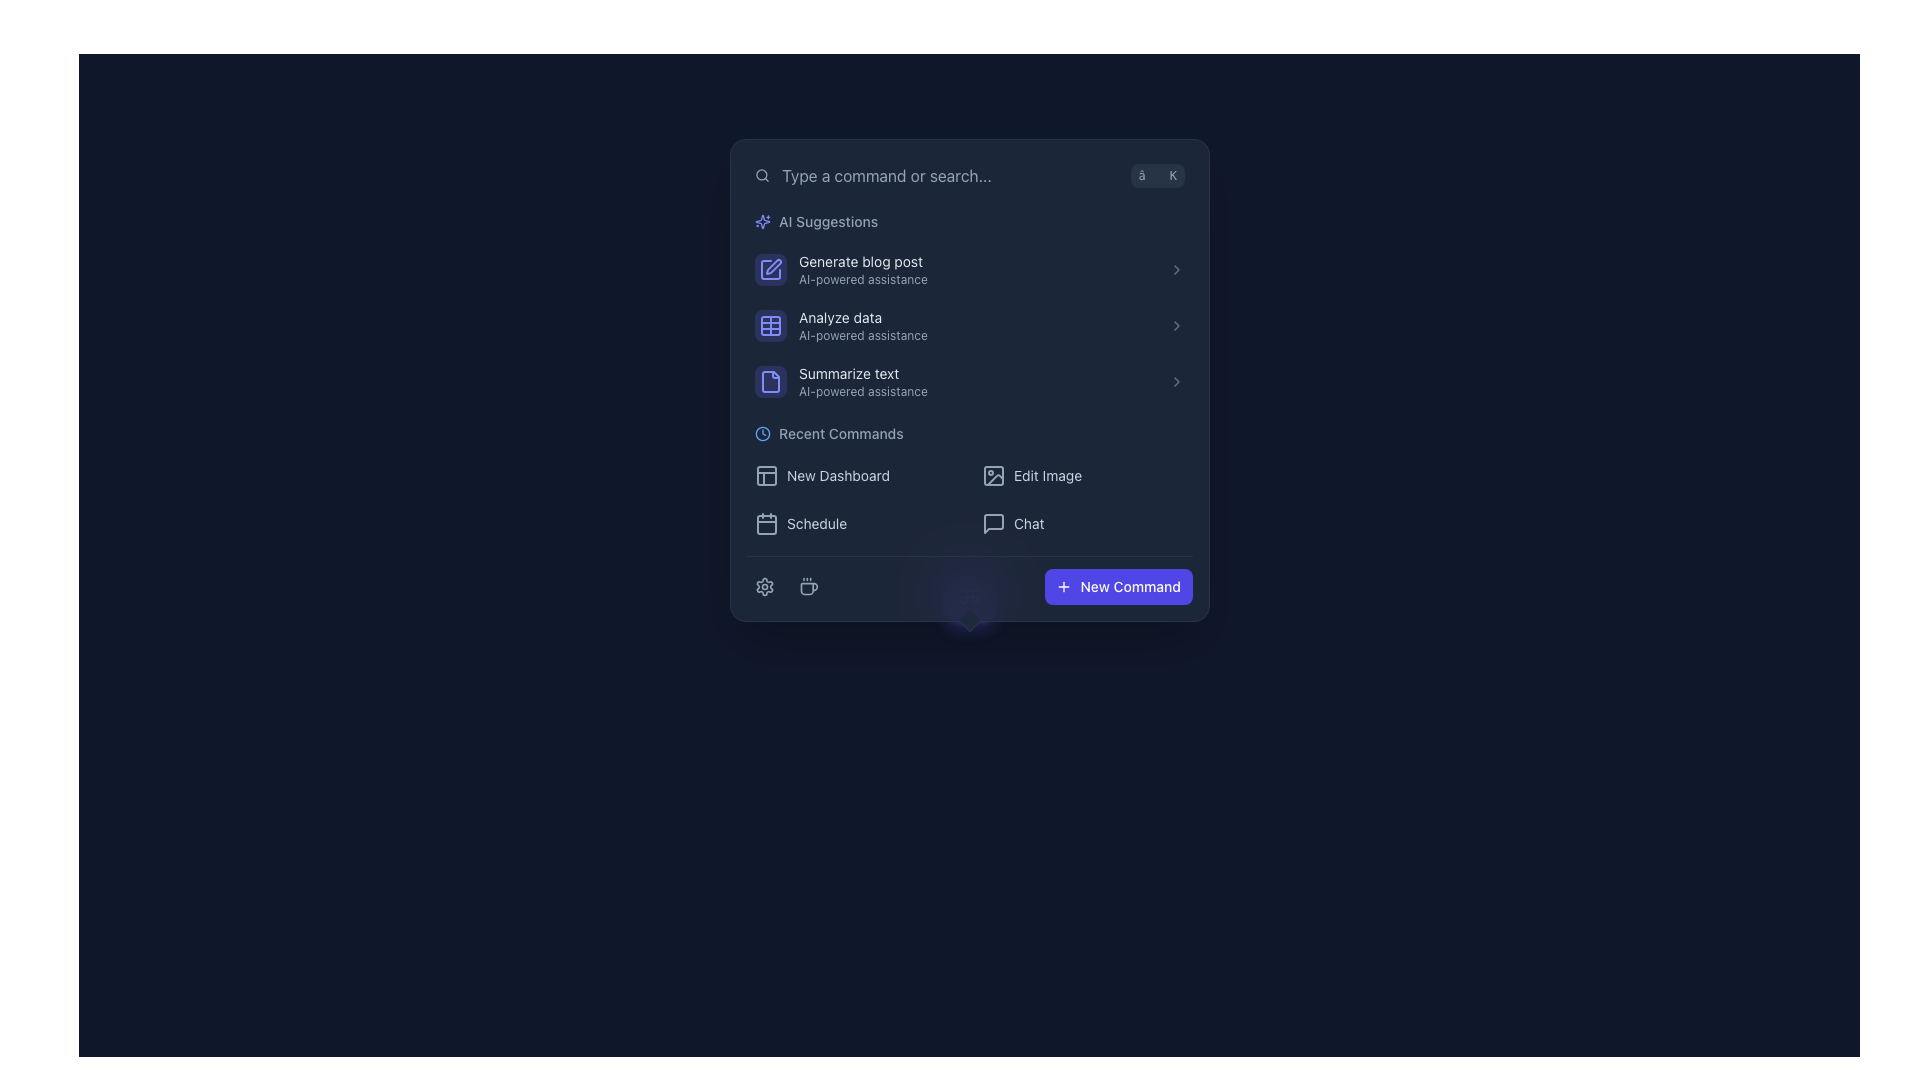  What do you see at coordinates (1046, 475) in the screenshot?
I see `the text label reading 'Edit Image', which is part of the command menu located to the right of an image-related icon in the 'Recent Commands' section` at bounding box center [1046, 475].